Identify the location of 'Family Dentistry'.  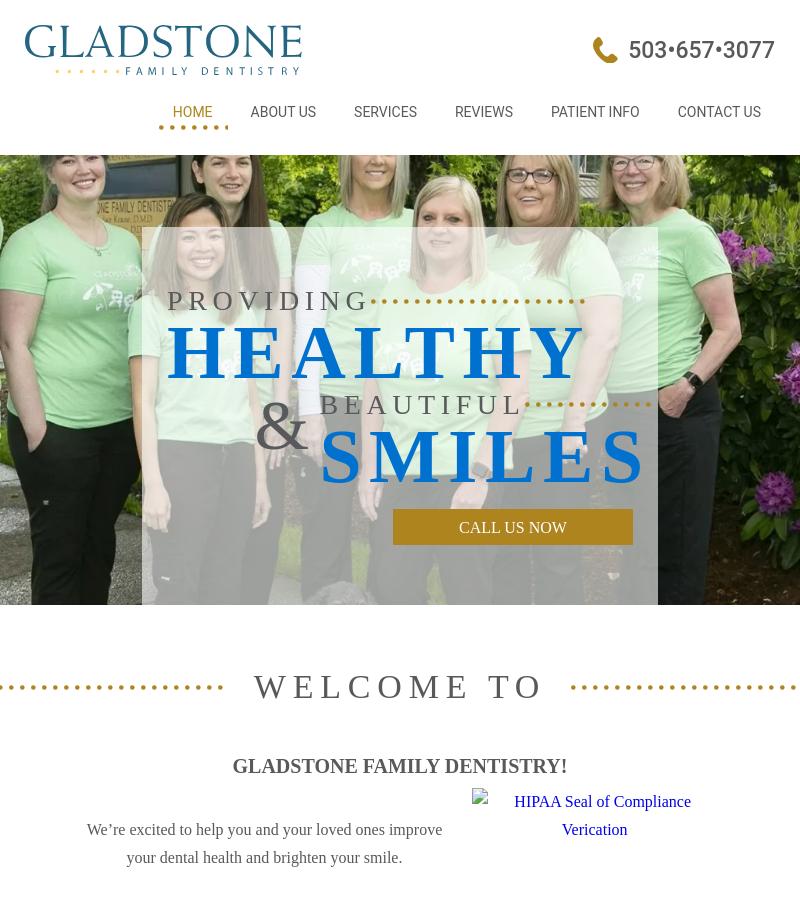
(354, 182).